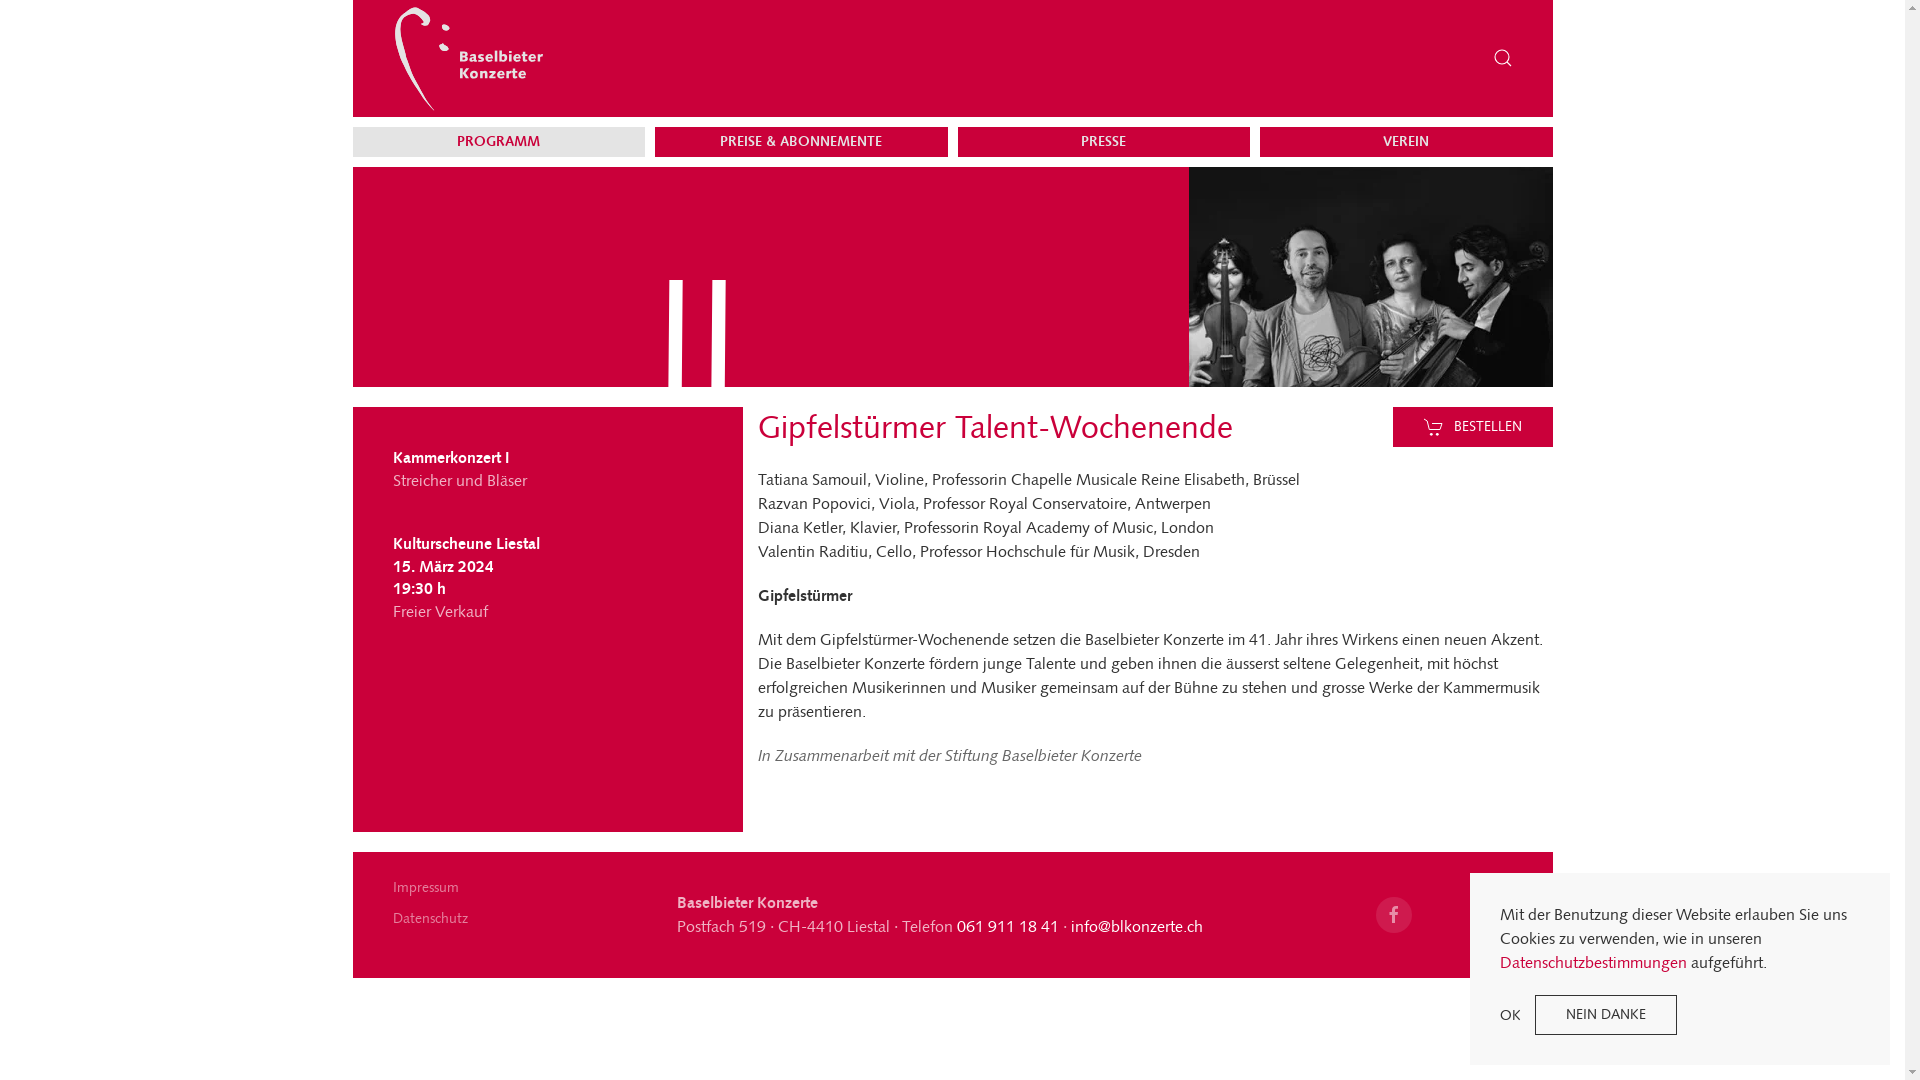  I want to click on 'info@blkonzerte.ch', so click(1137, 926).